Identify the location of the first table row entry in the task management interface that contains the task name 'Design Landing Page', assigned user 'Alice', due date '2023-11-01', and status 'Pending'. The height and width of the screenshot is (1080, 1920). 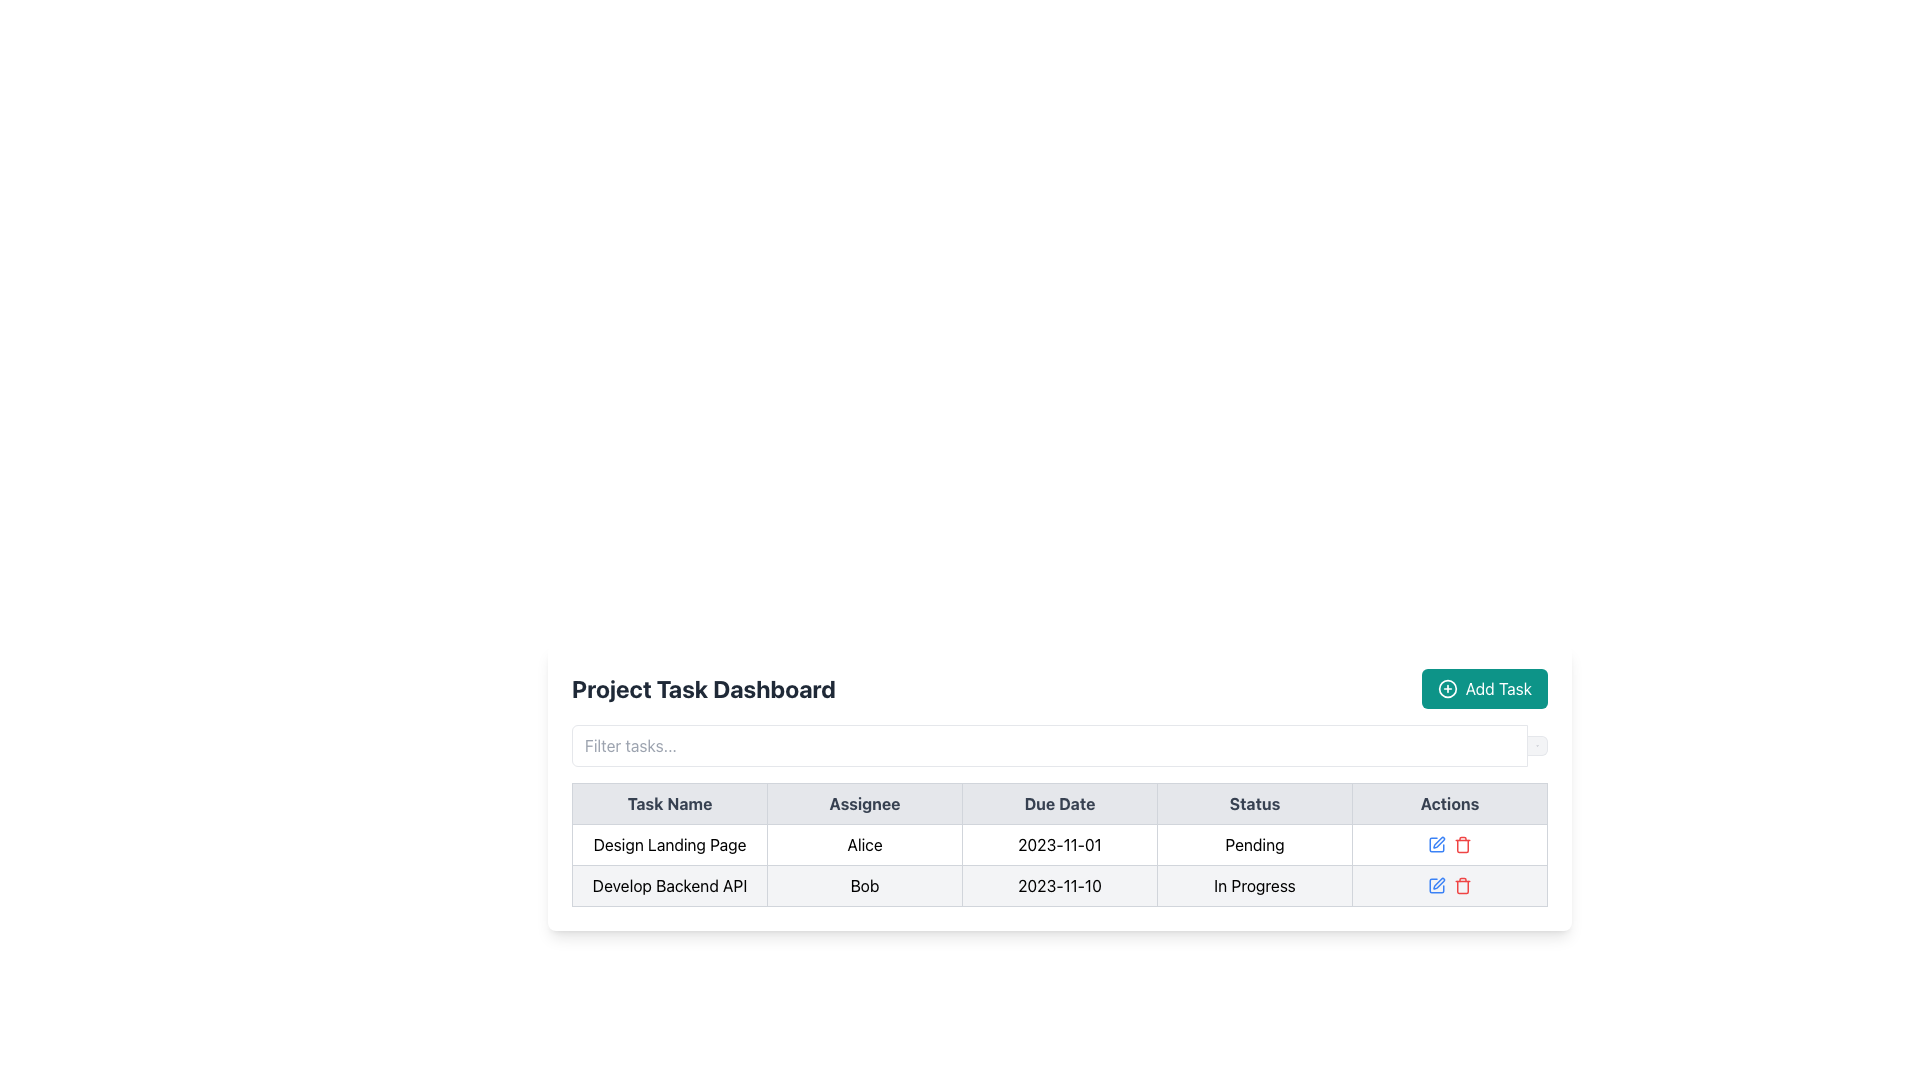
(1059, 844).